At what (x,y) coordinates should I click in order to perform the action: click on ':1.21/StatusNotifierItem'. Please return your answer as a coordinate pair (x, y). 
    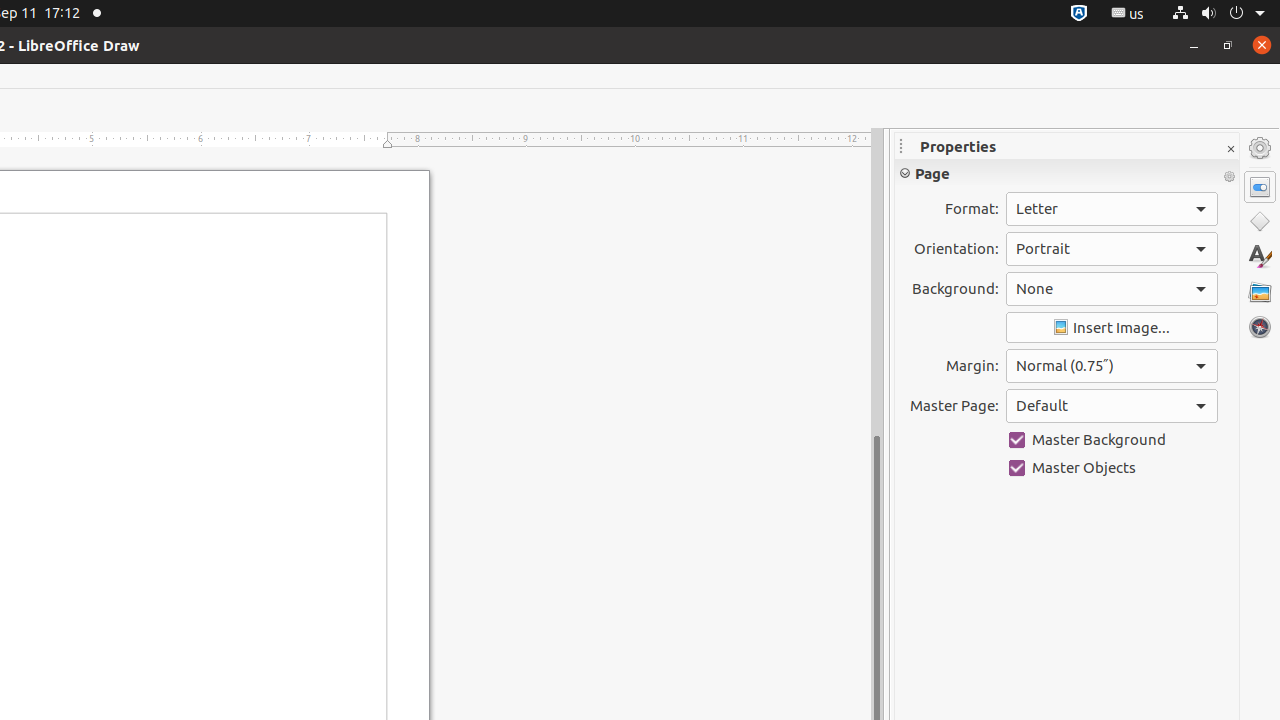
    Looking at the image, I should click on (1127, 13).